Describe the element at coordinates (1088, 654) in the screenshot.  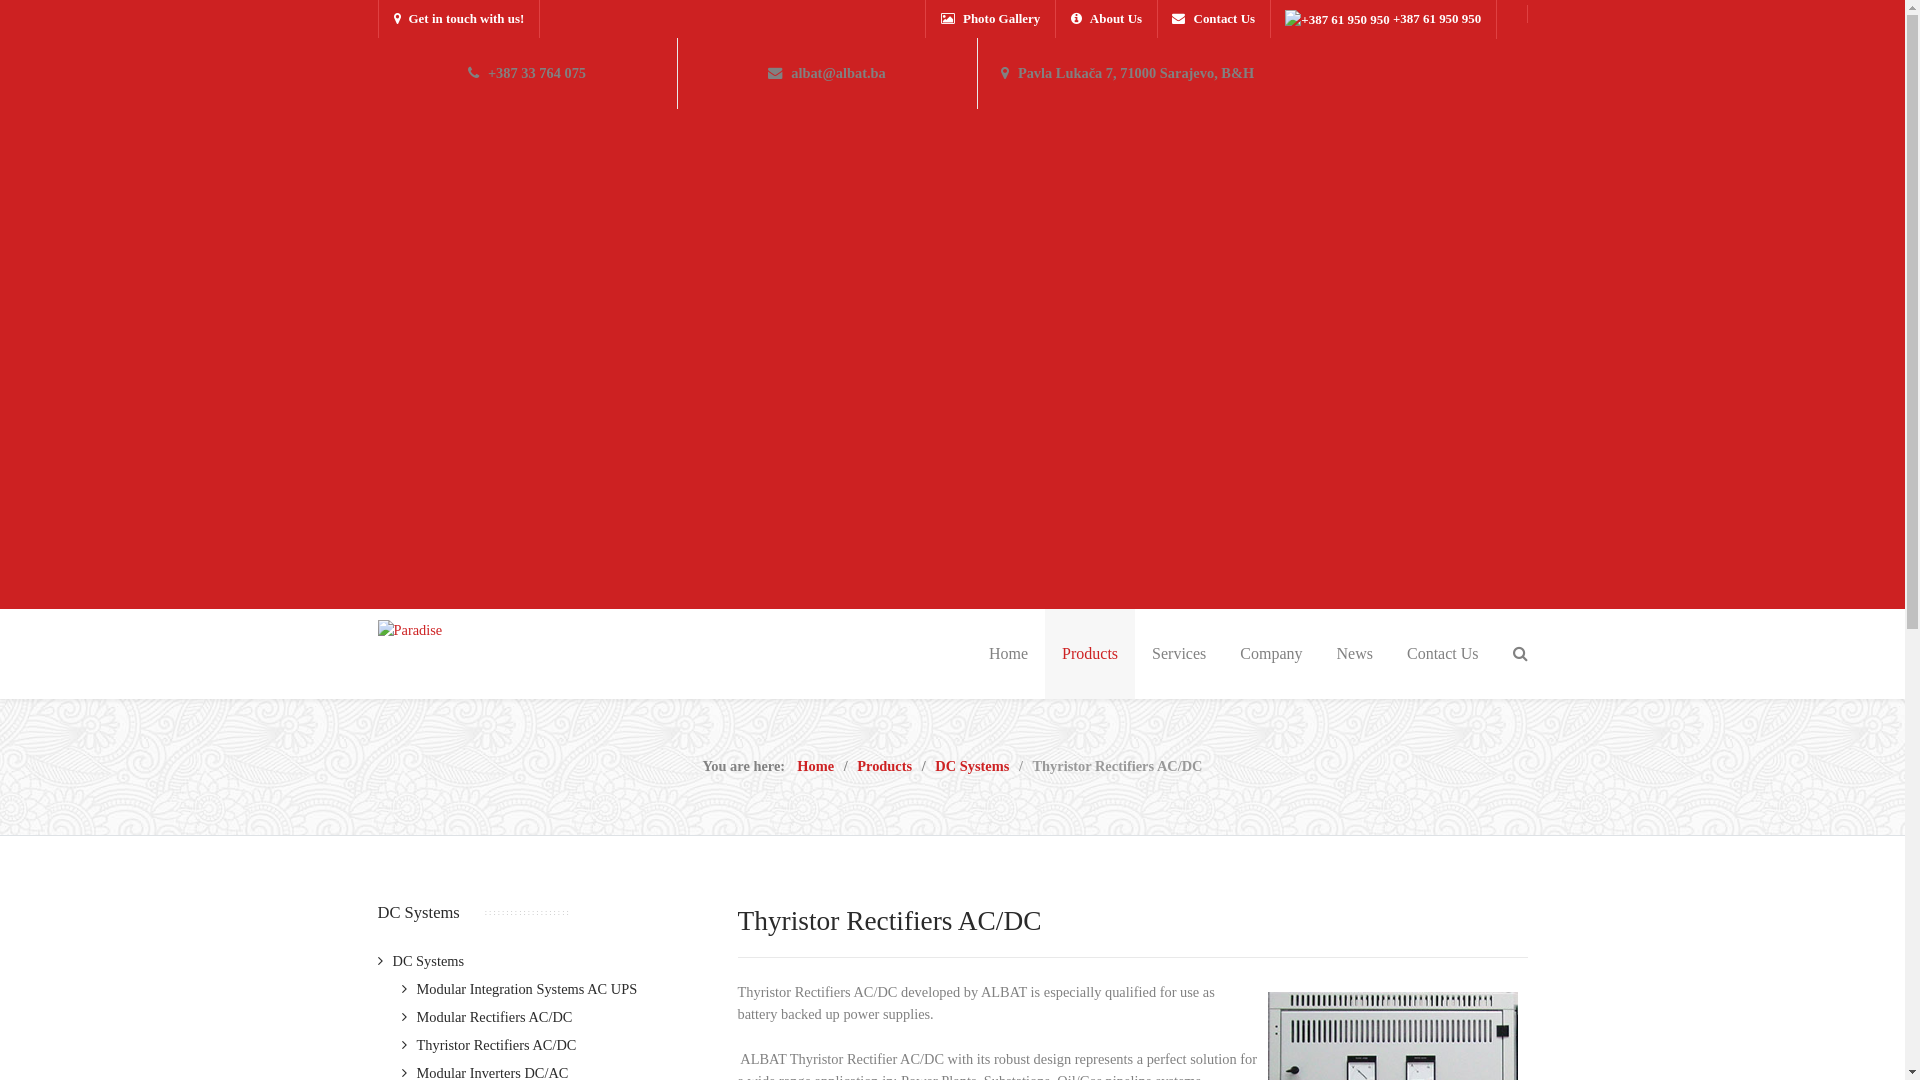
I see `'Products'` at that location.